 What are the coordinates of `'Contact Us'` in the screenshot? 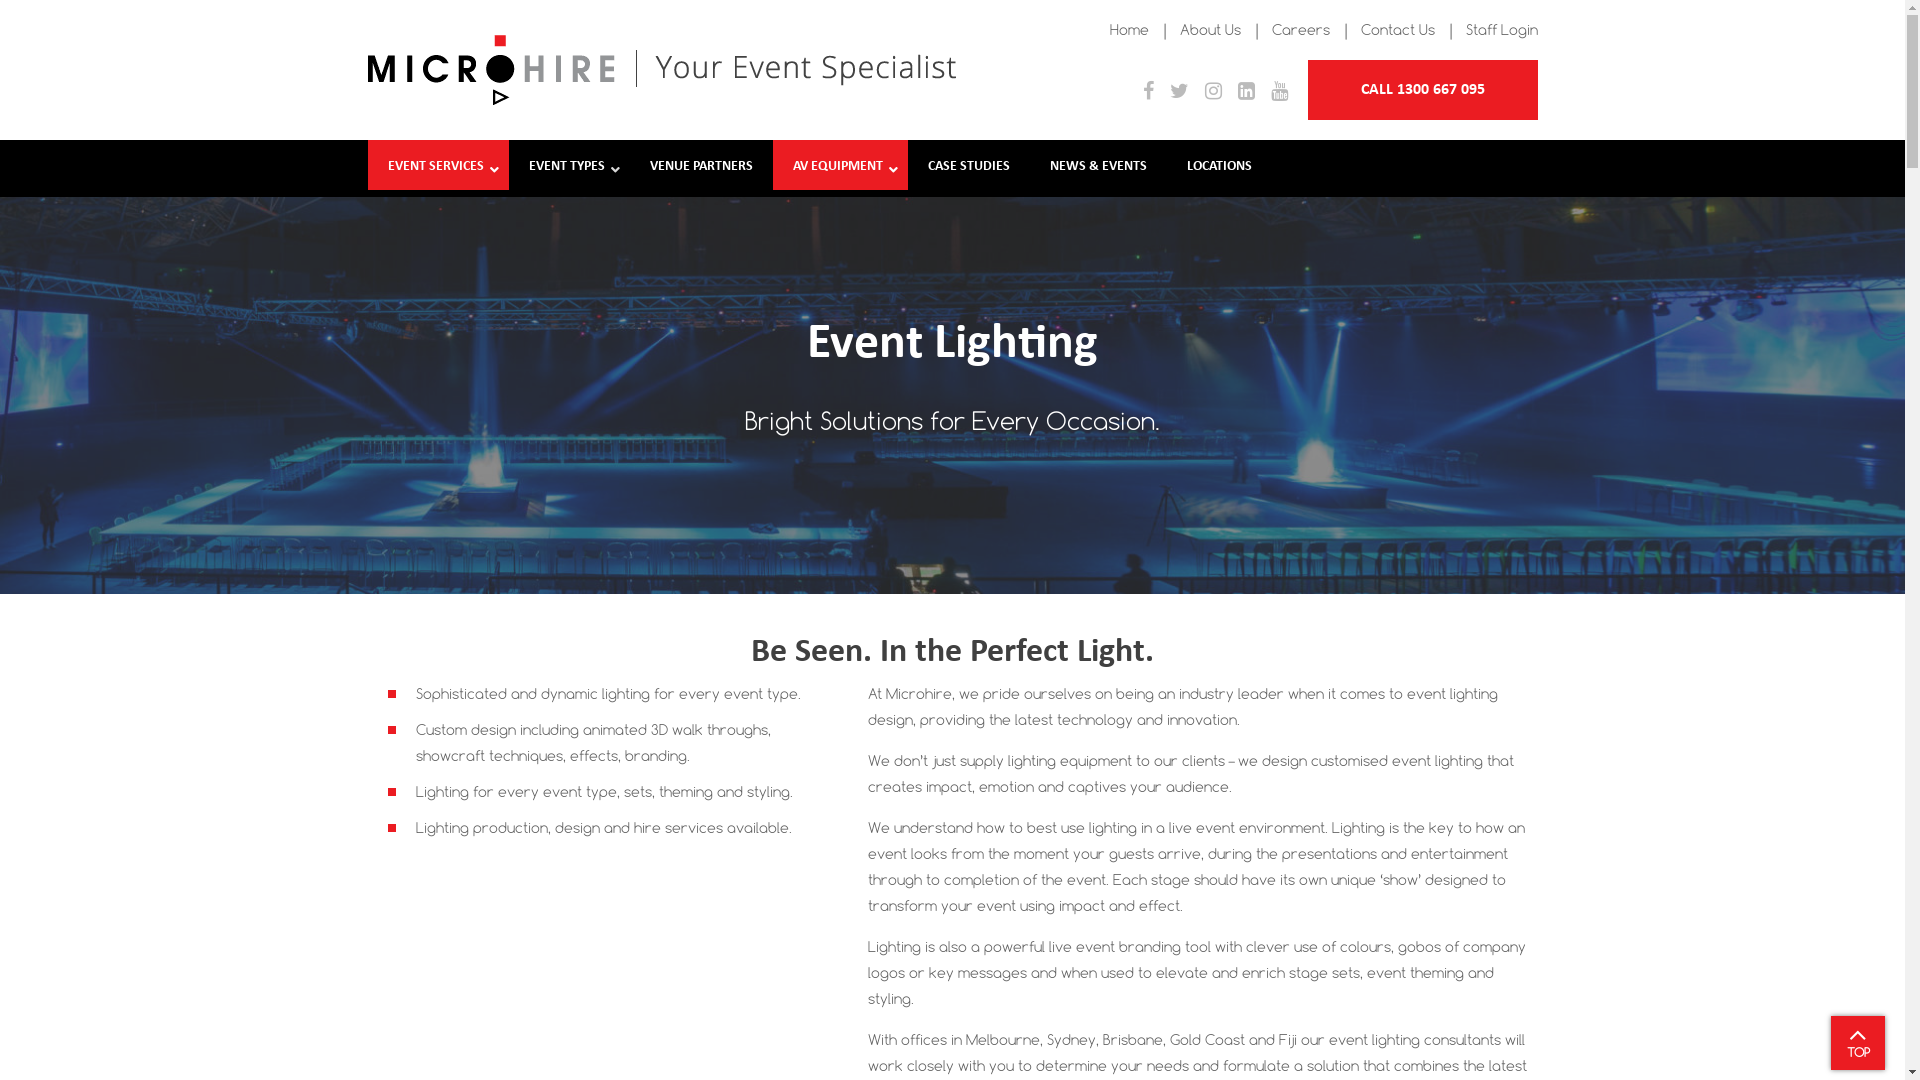 It's located at (1395, 29).